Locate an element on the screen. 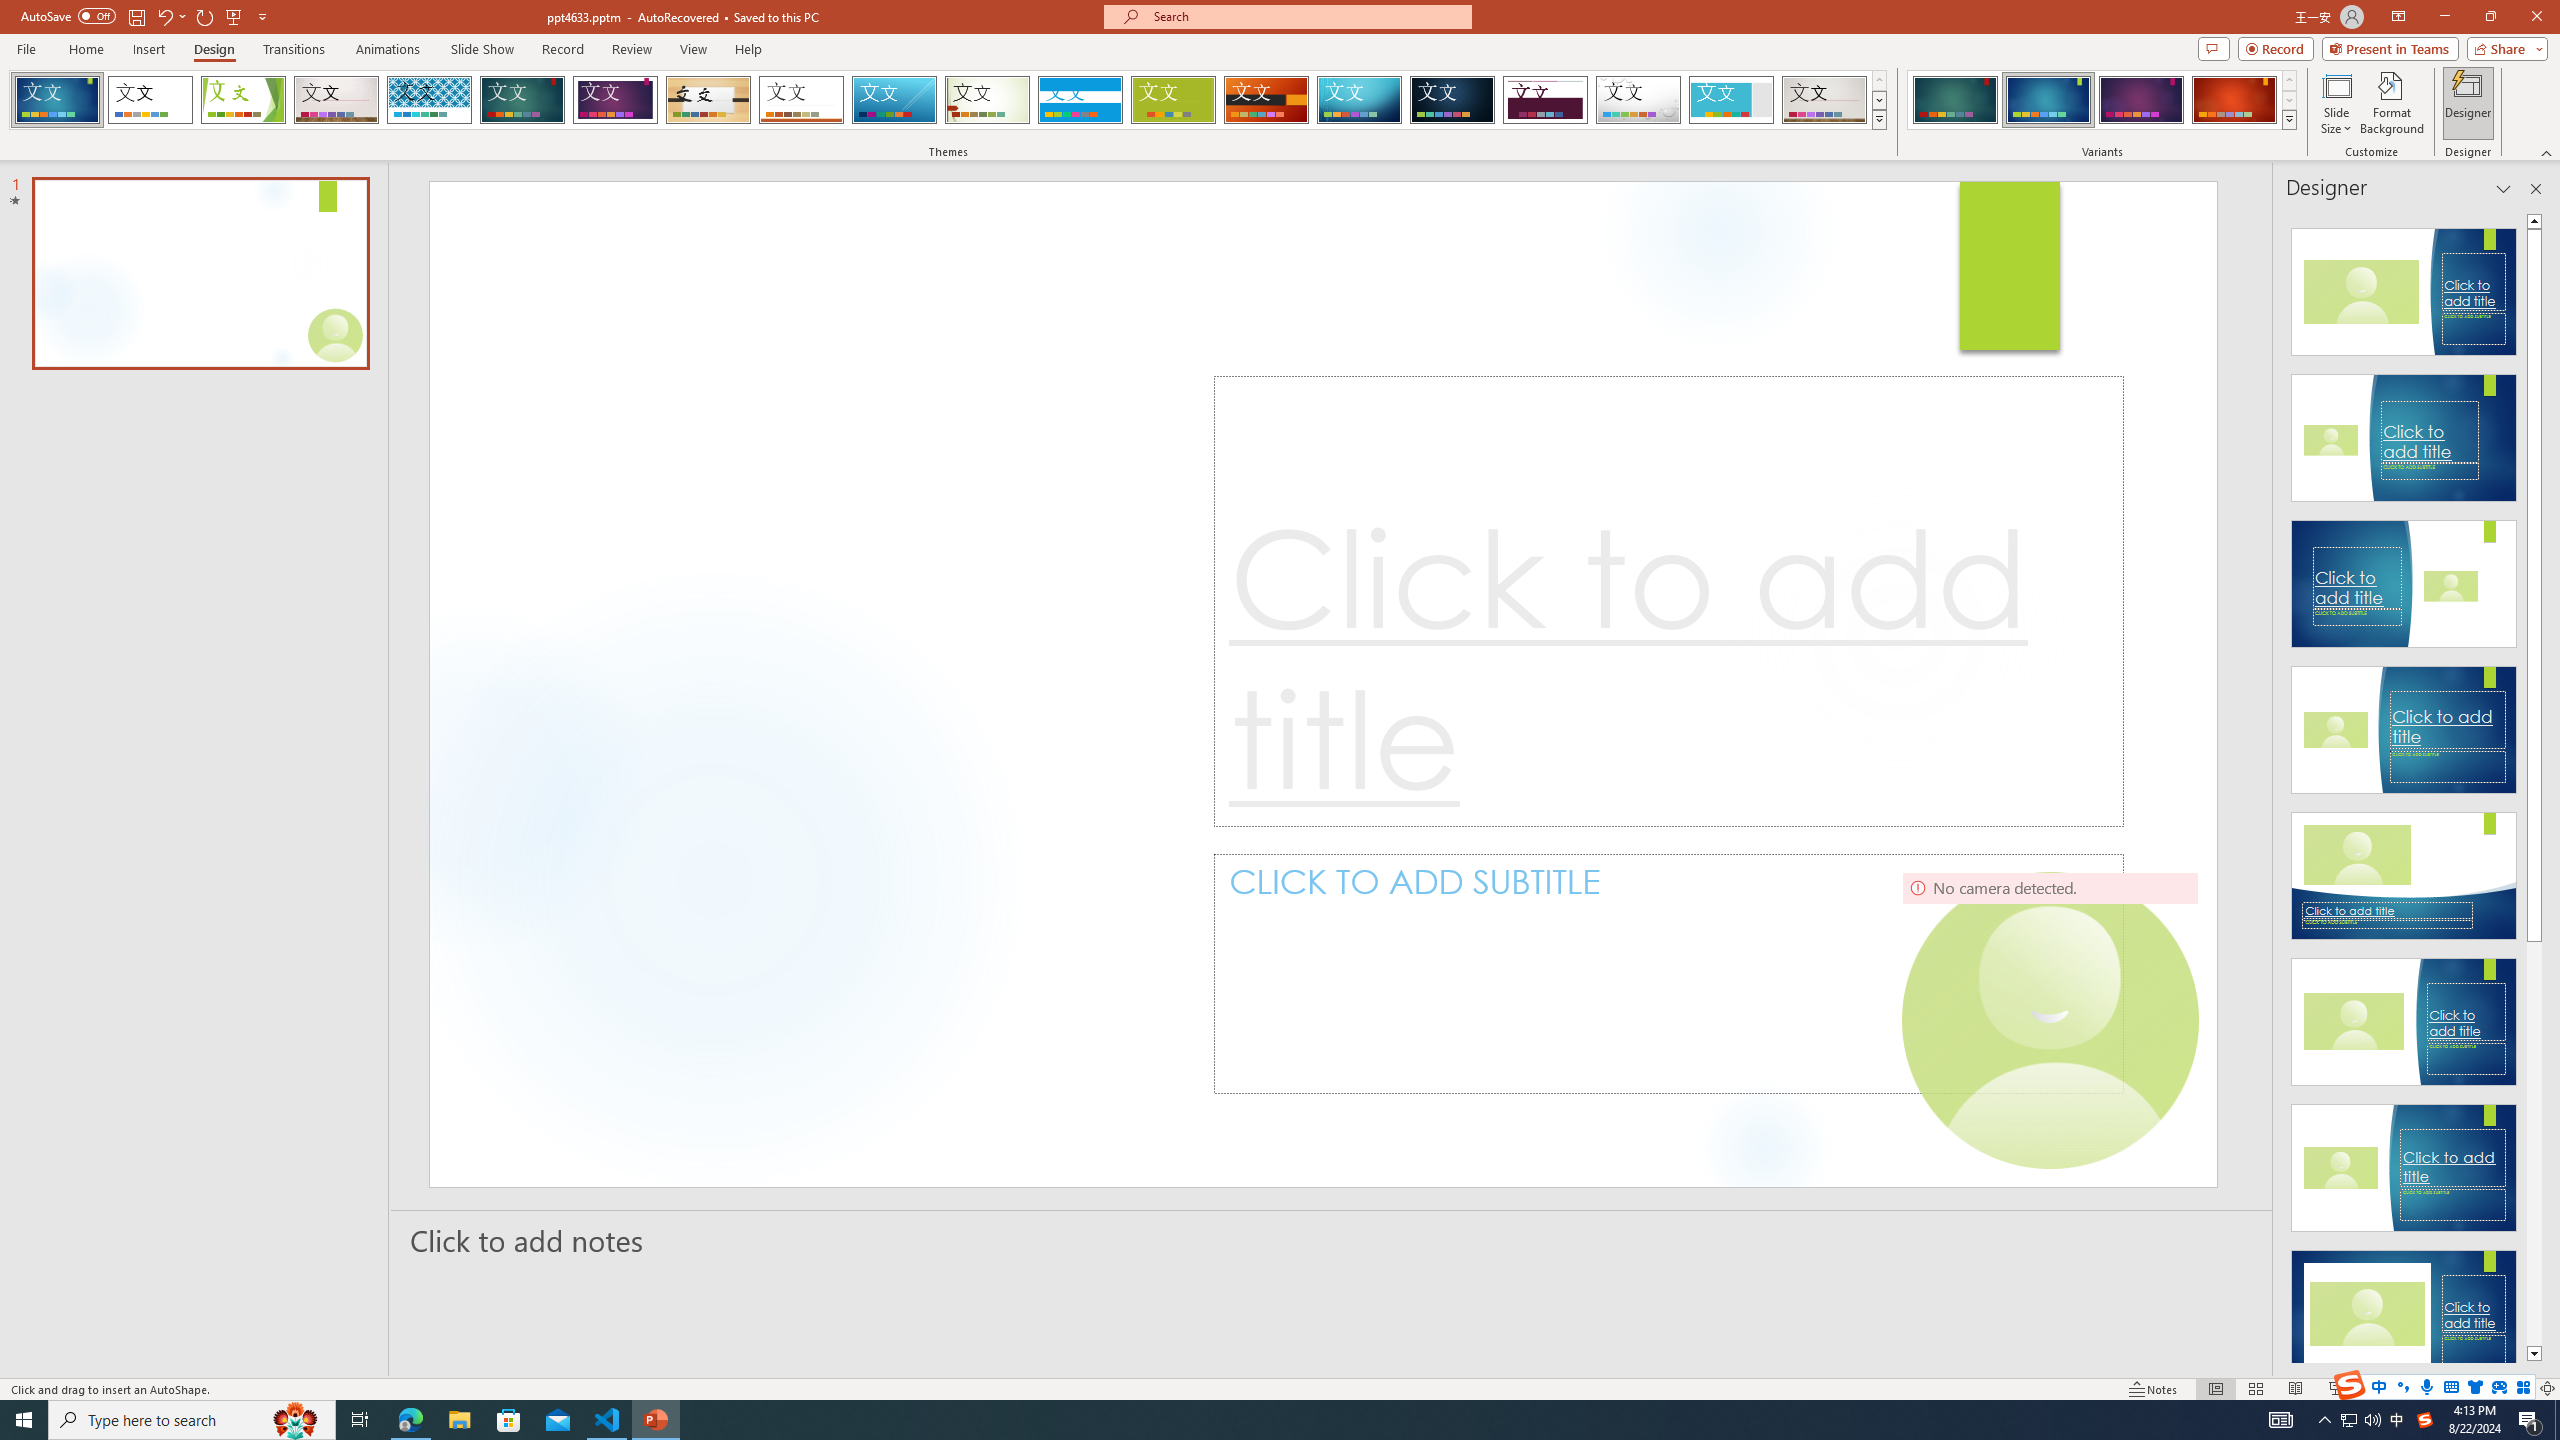 This screenshot has height=1440, width=2560. 'Integral' is located at coordinates (429, 99).